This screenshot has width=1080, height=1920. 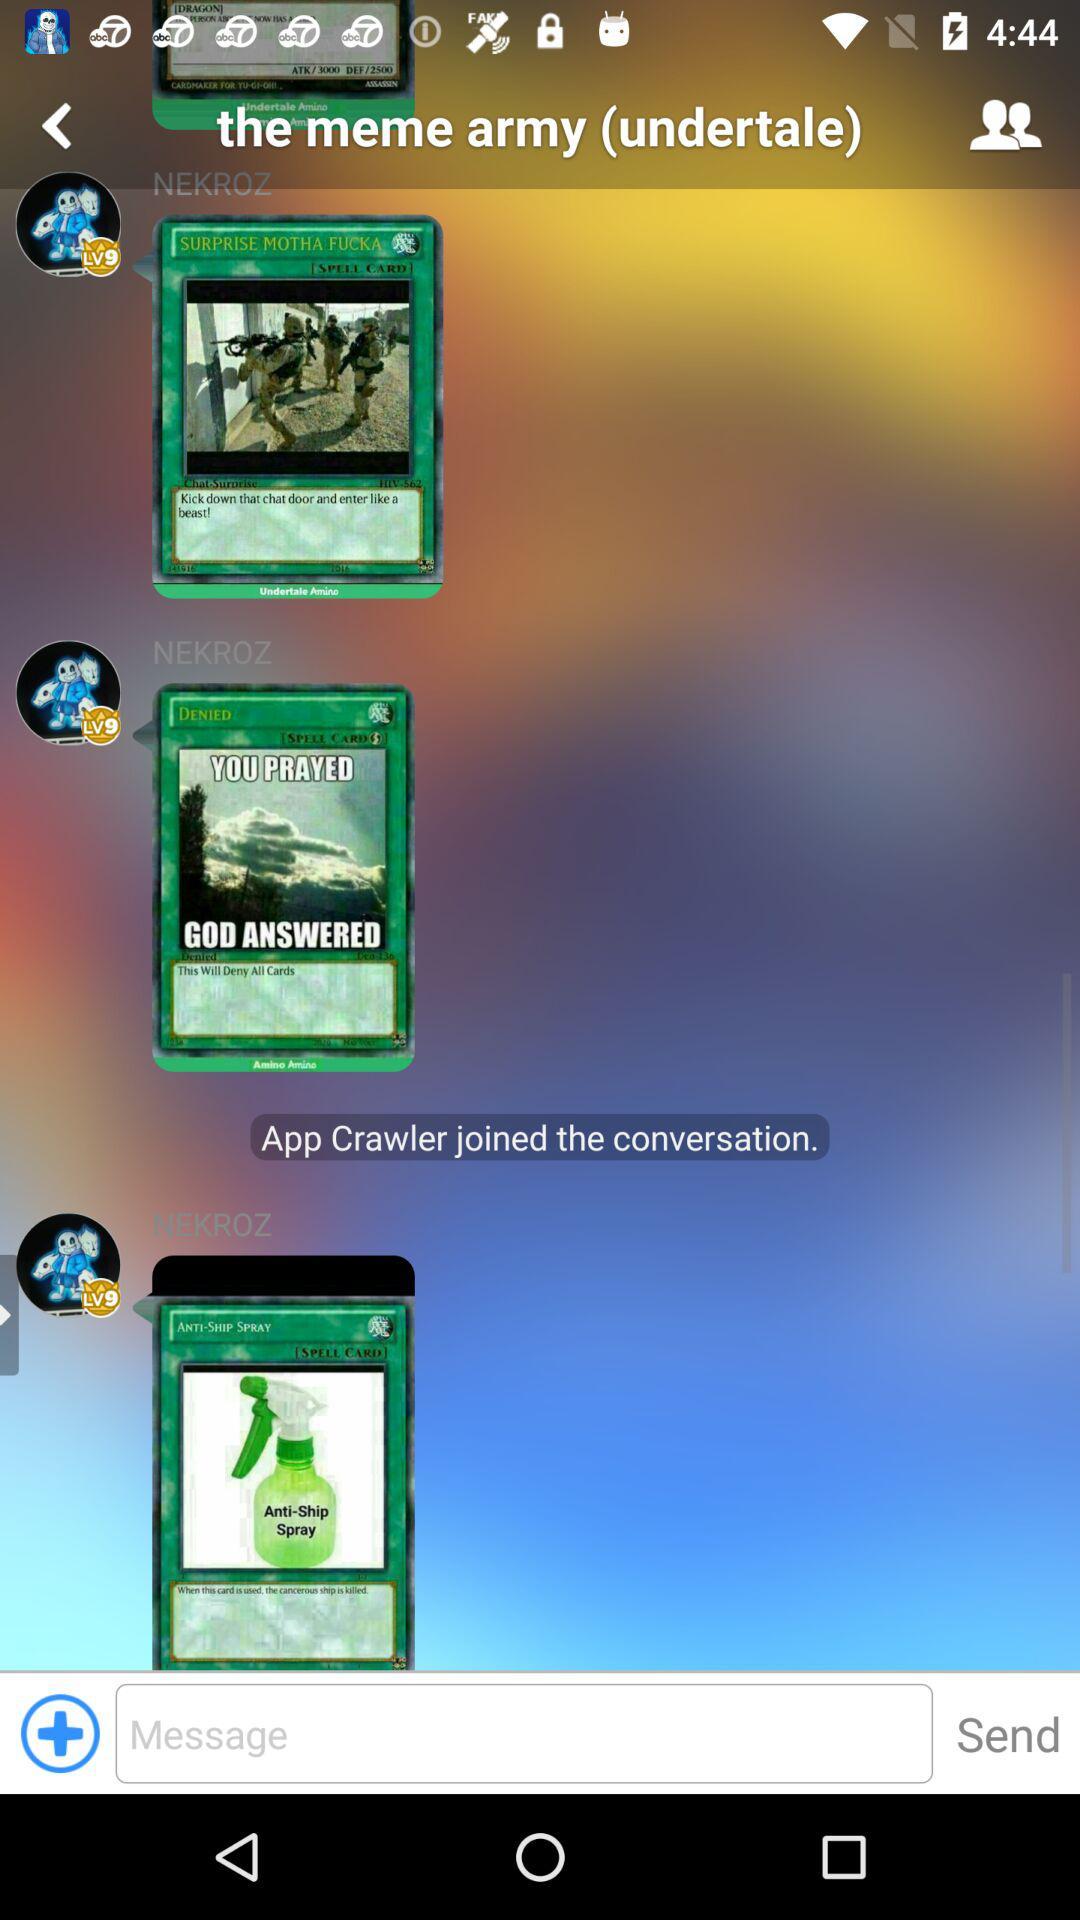 What do you see at coordinates (67, 224) in the screenshot?
I see `game page` at bounding box center [67, 224].